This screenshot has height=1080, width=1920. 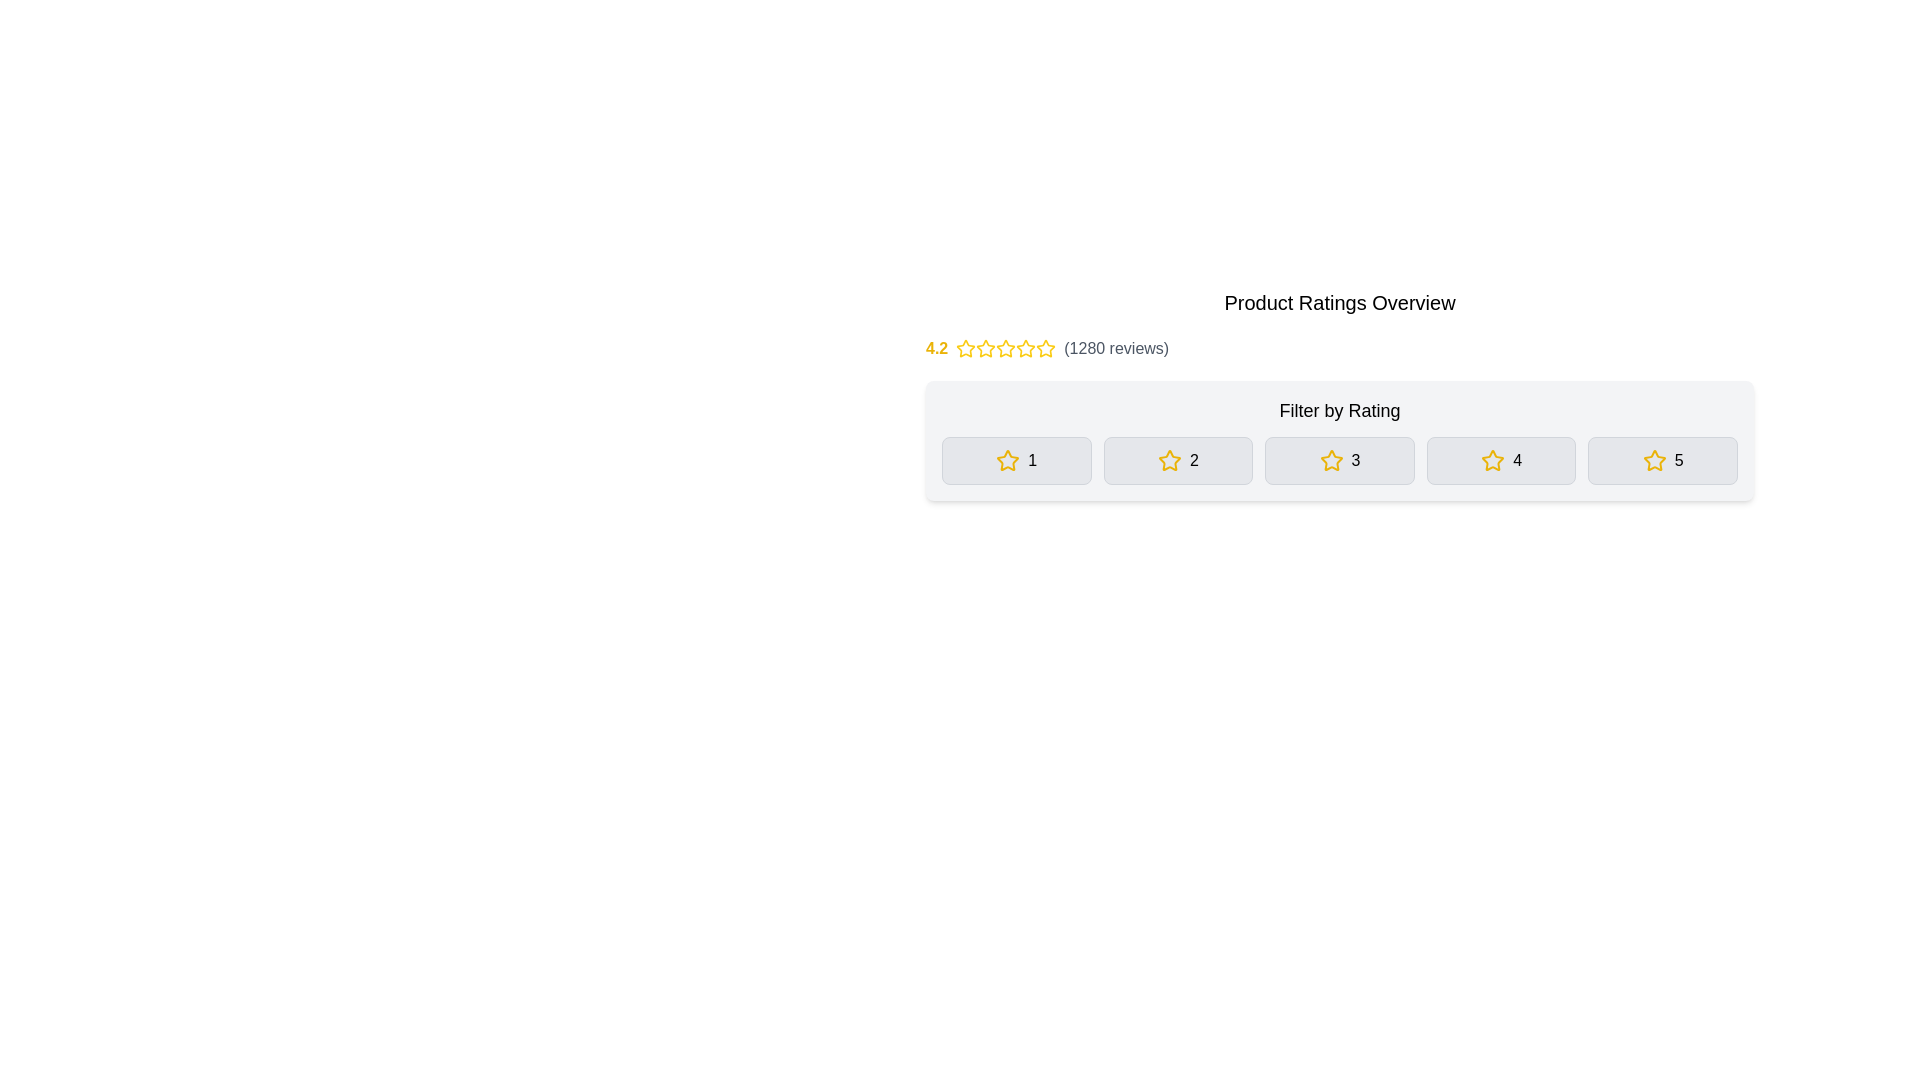 What do you see at coordinates (1679, 461) in the screenshot?
I see `the numeric text label '5' which is styled with a medium font-weight and positioned next to a star icon, indicating a filter for a 5-star rating` at bounding box center [1679, 461].